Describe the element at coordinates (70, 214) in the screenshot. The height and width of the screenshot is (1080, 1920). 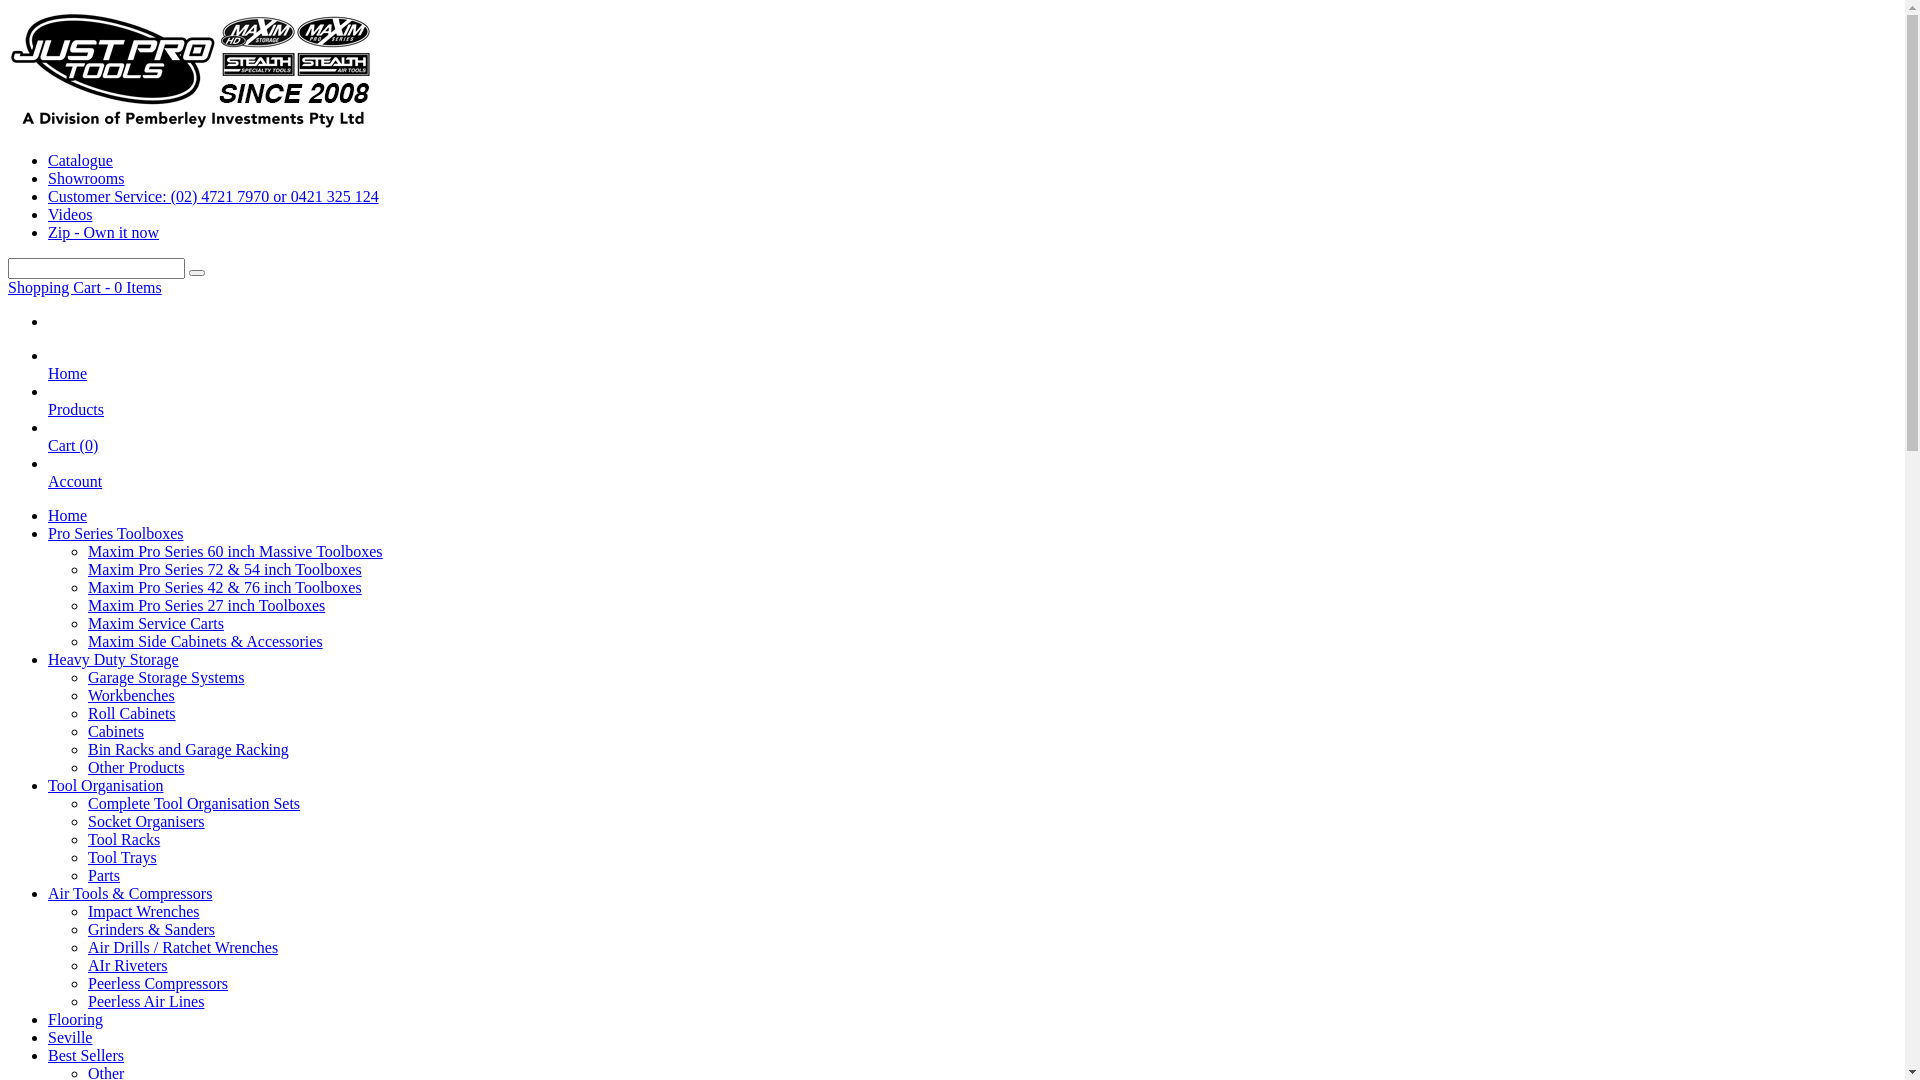
I see `'Videos'` at that location.